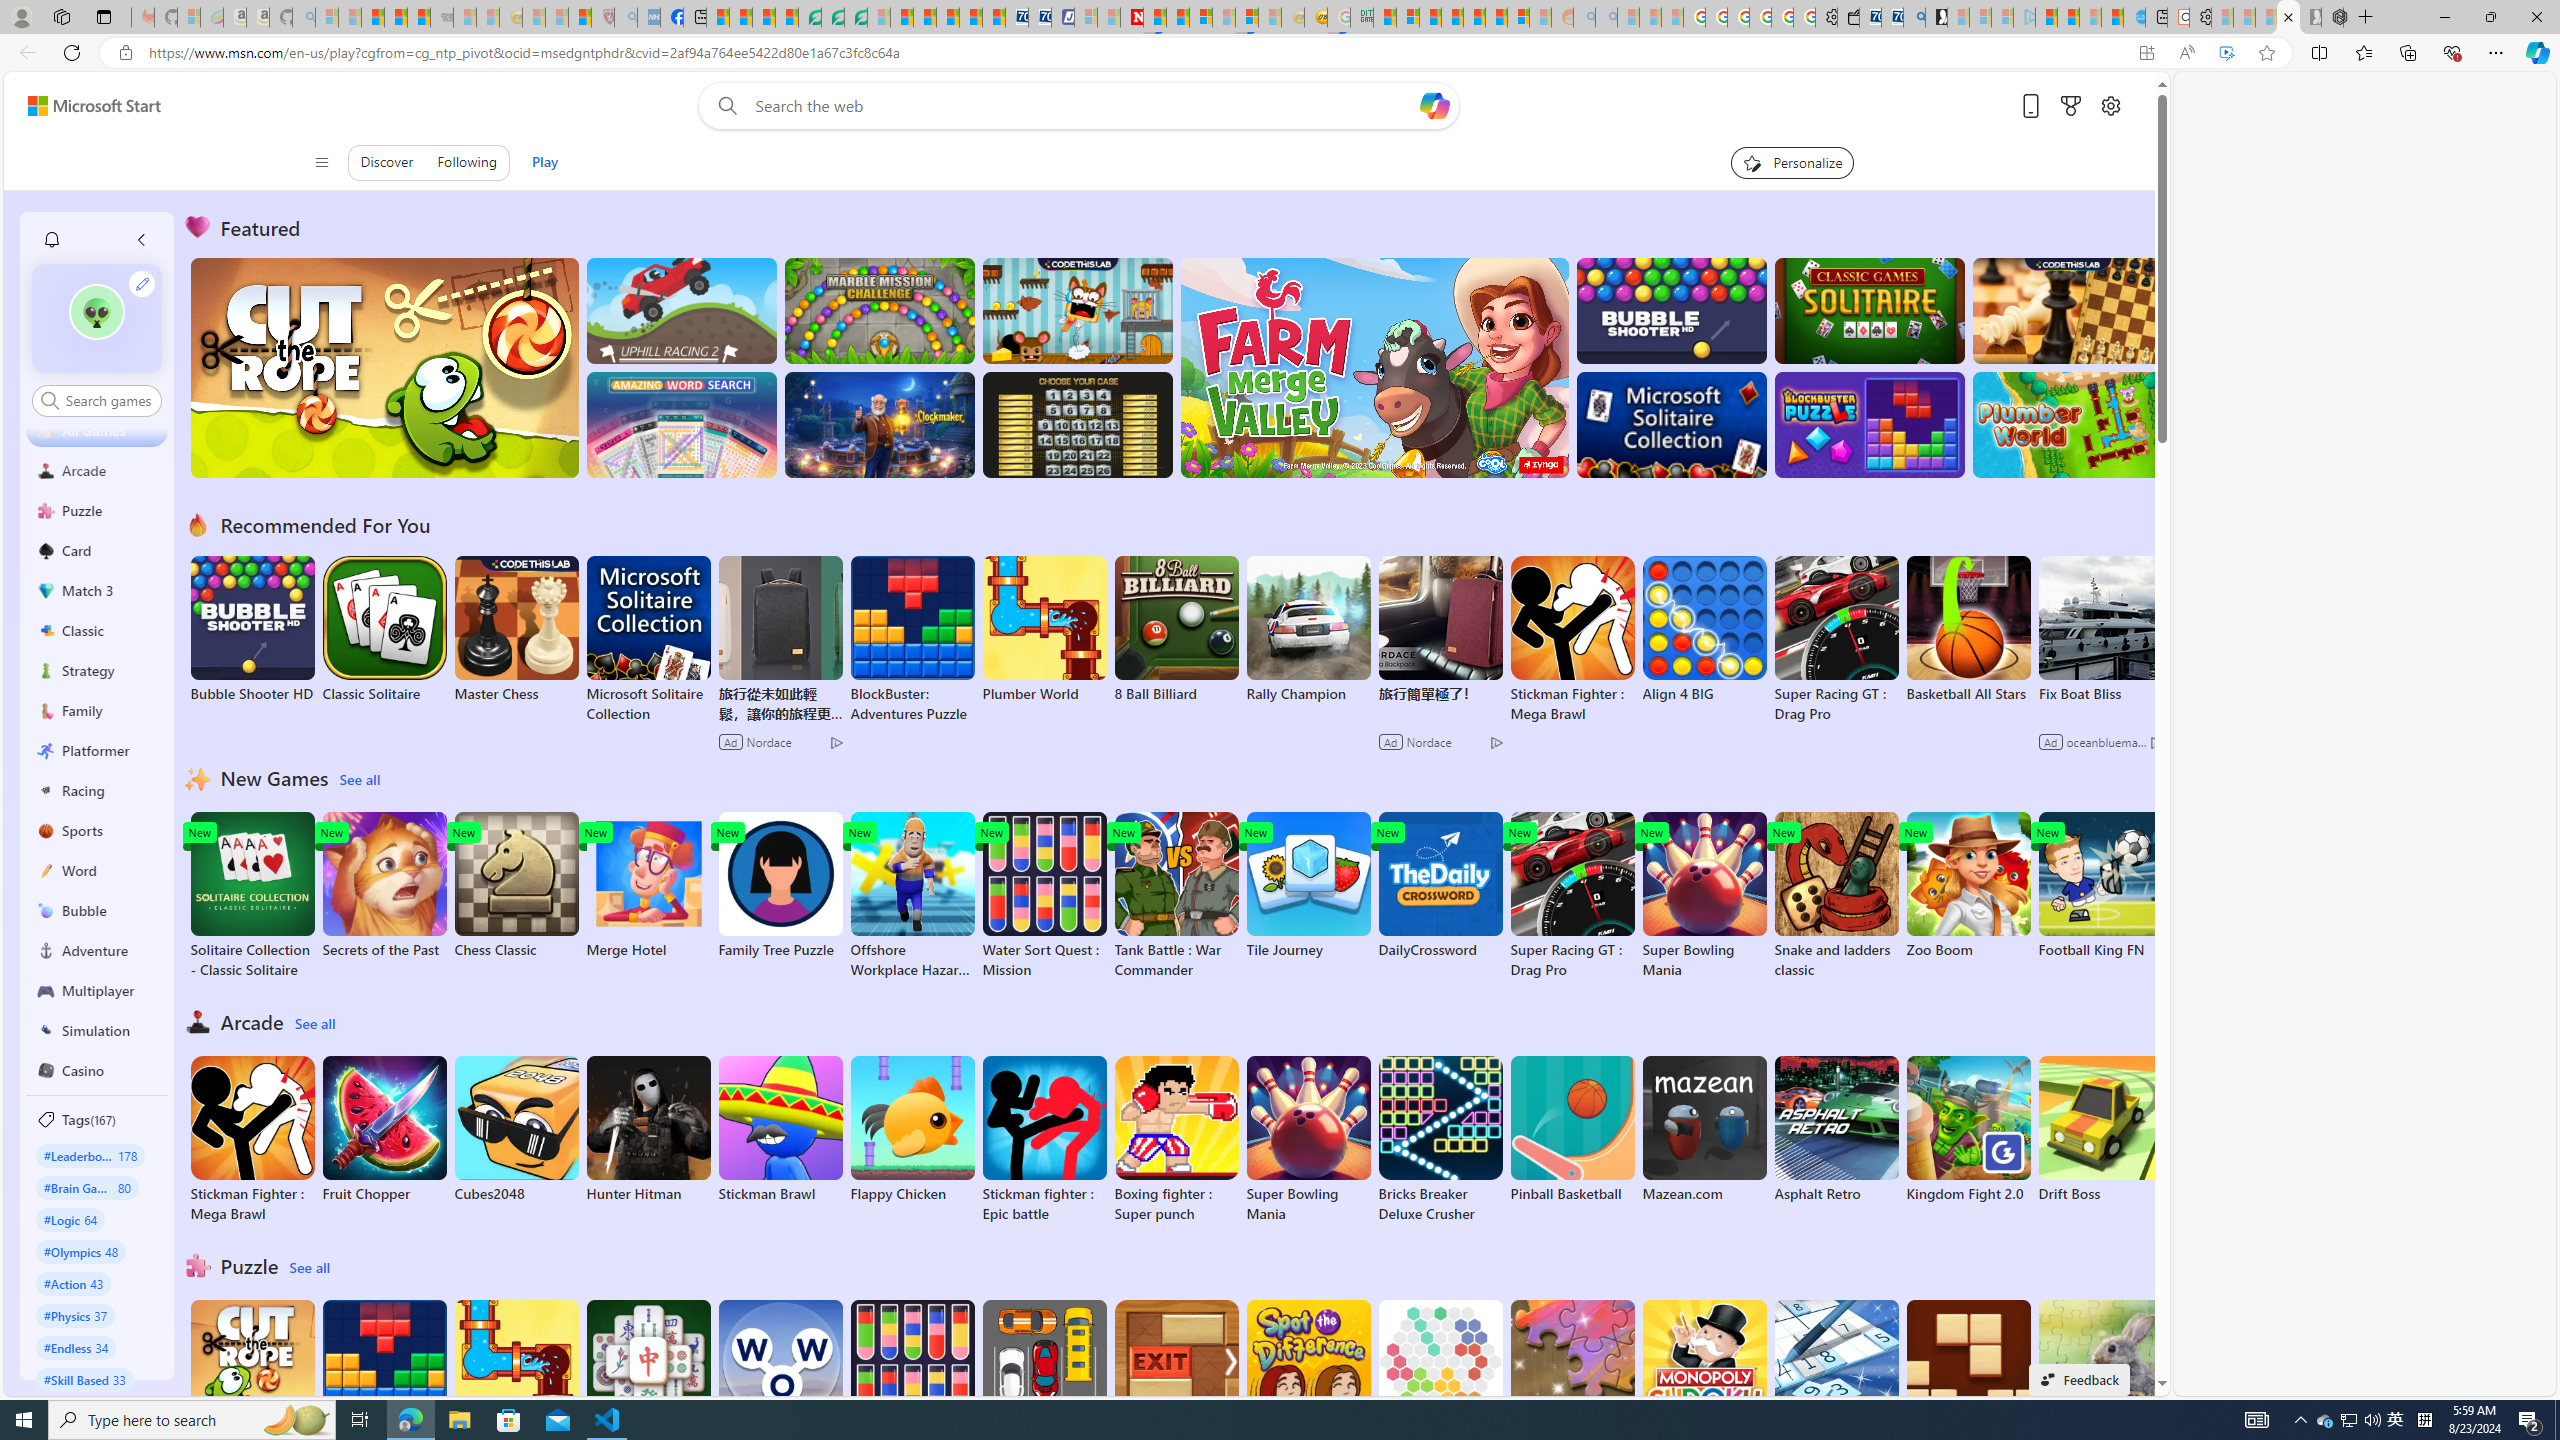 This screenshot has height=1440, width=2560. I want to click on 'Fruit Chopper', so click(384, 1129).